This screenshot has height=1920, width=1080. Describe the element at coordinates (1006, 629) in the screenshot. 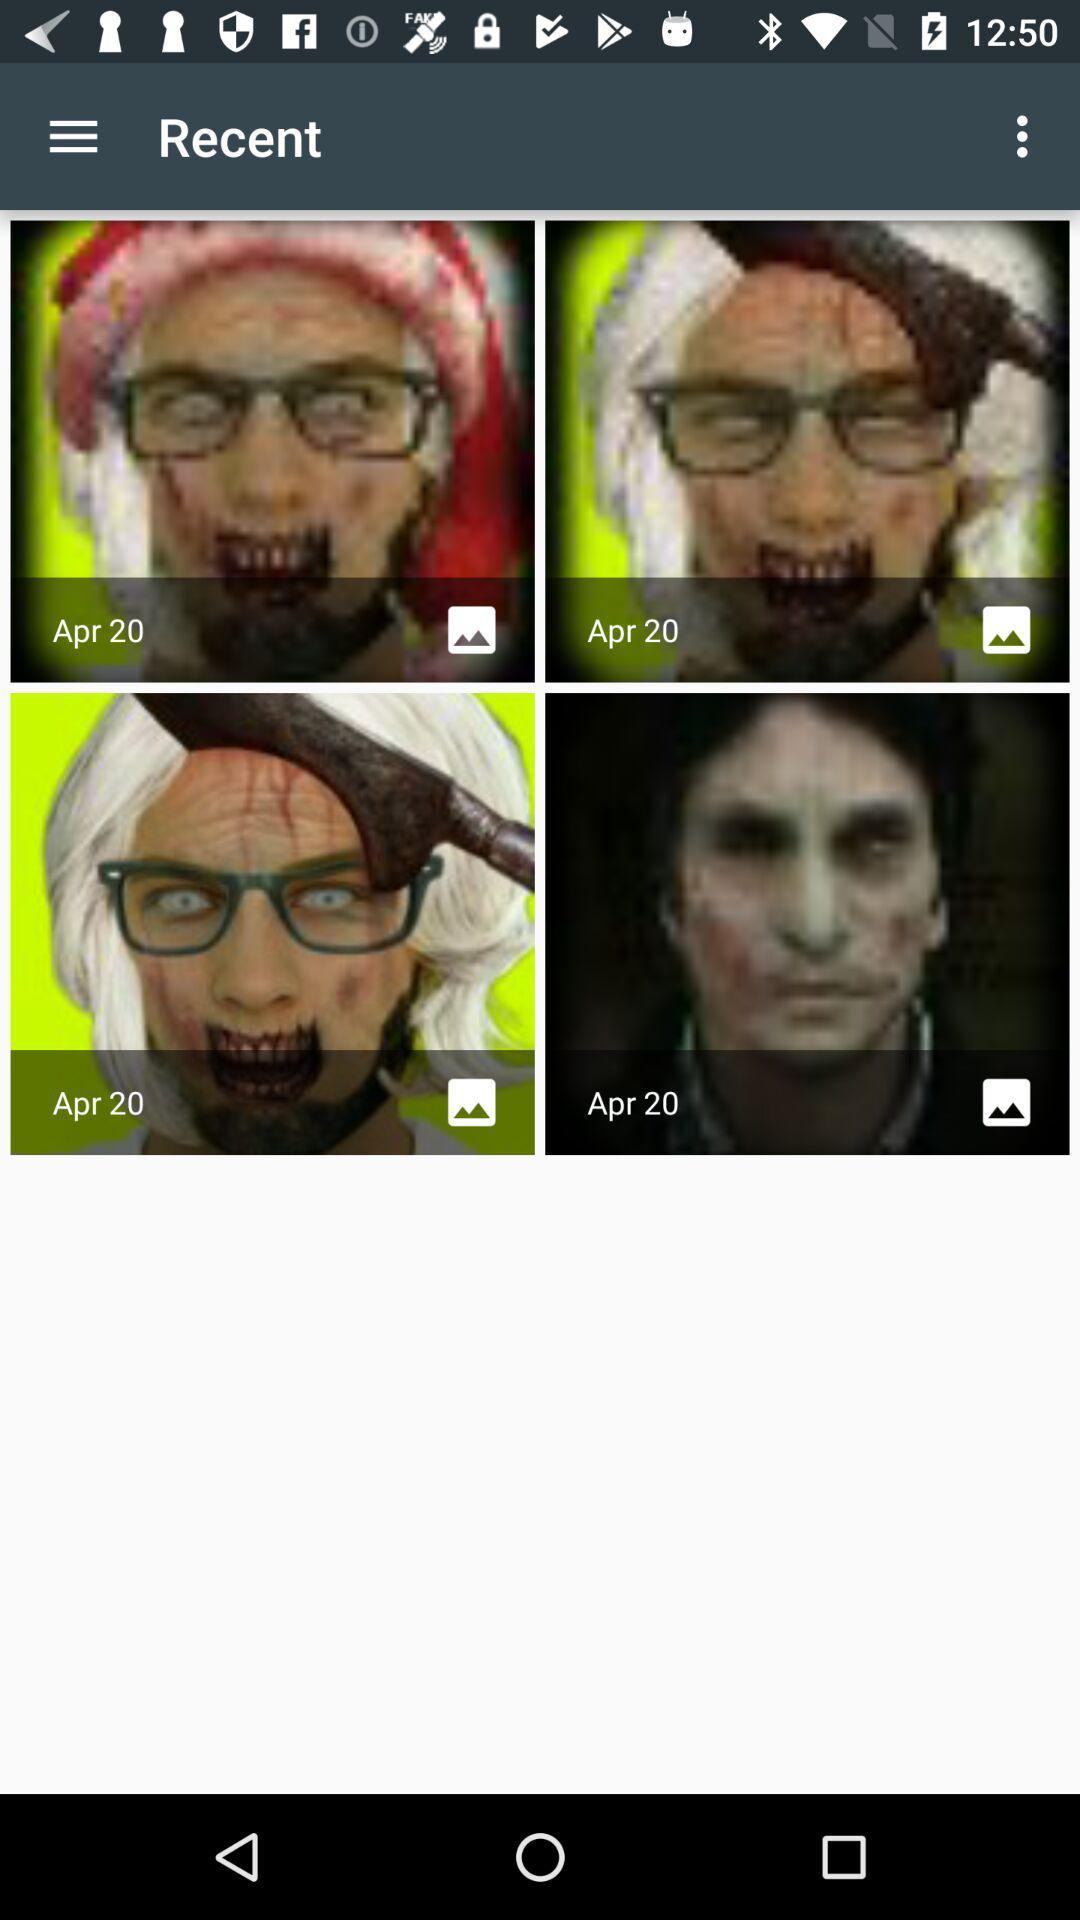

I see `the second image icon in the first row` at that location.